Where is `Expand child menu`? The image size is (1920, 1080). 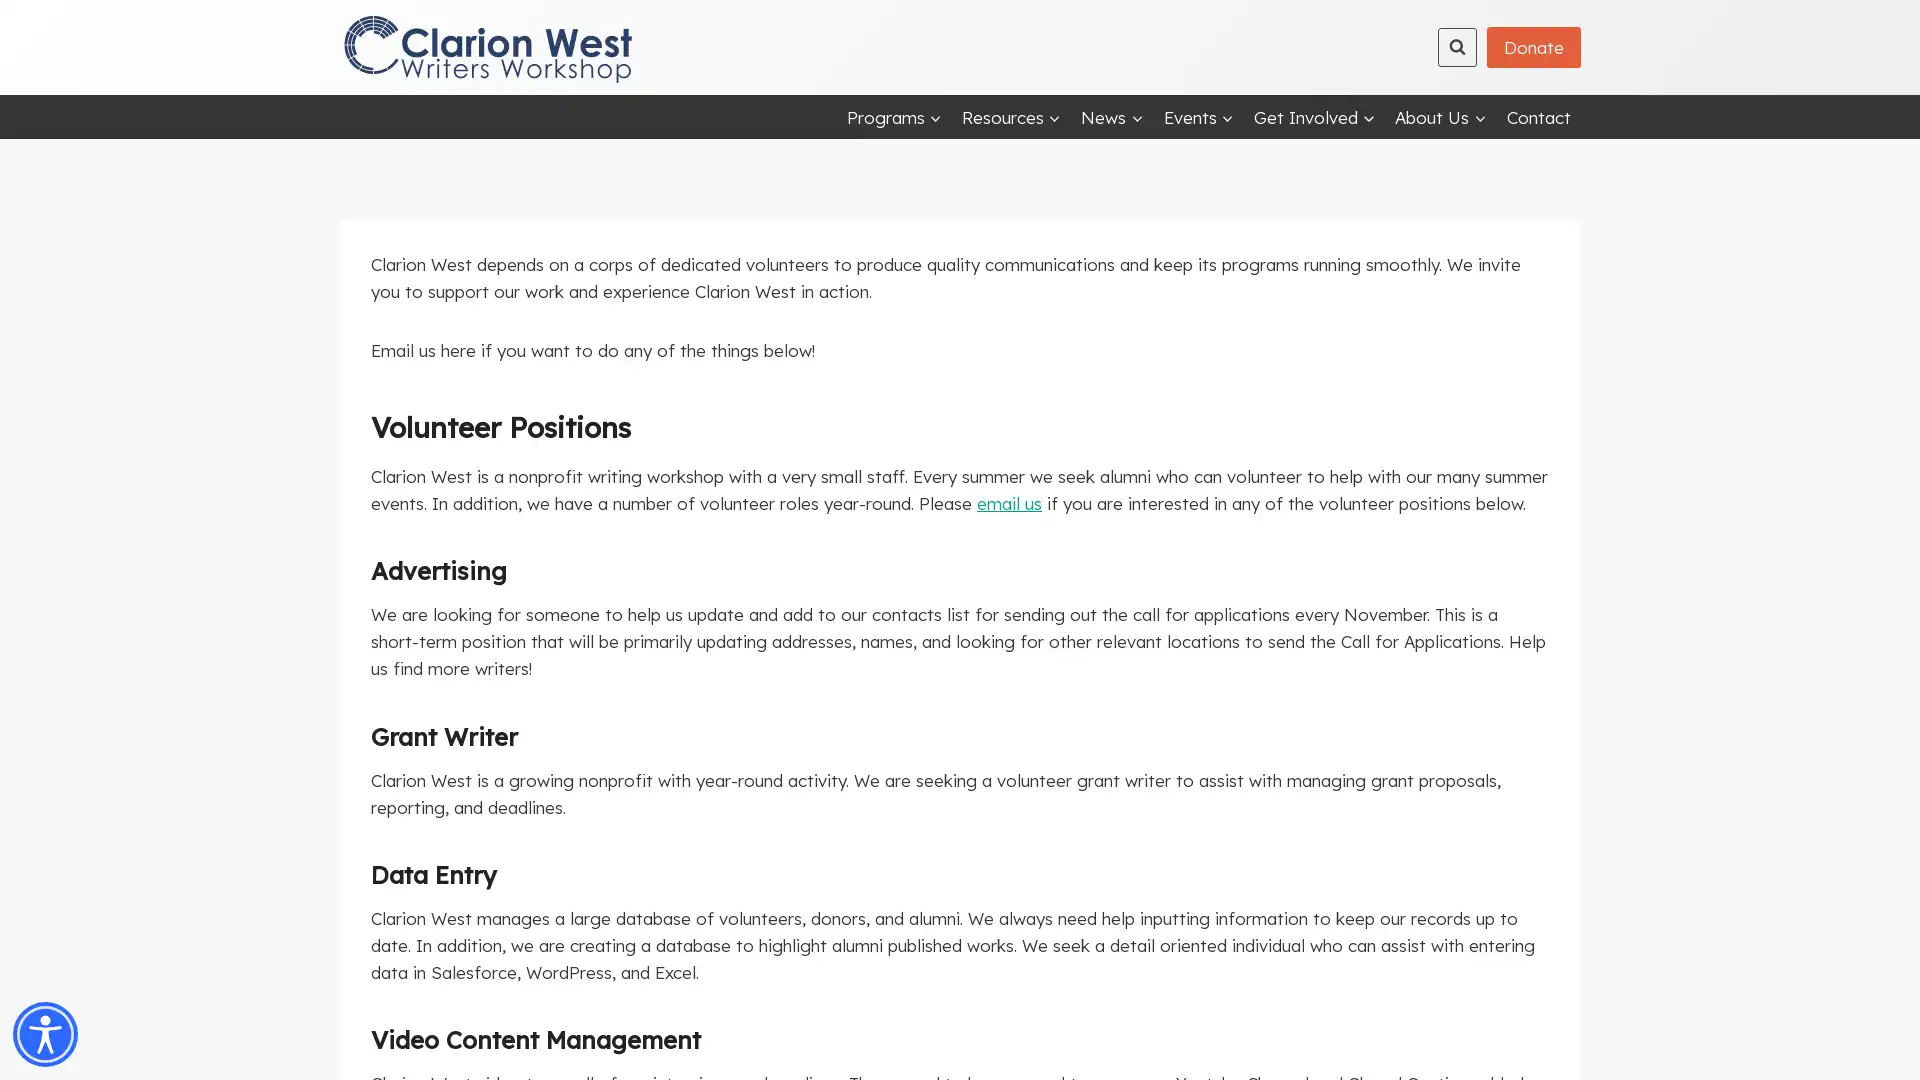
Expand child menu is located at coordinates (1314, 116).